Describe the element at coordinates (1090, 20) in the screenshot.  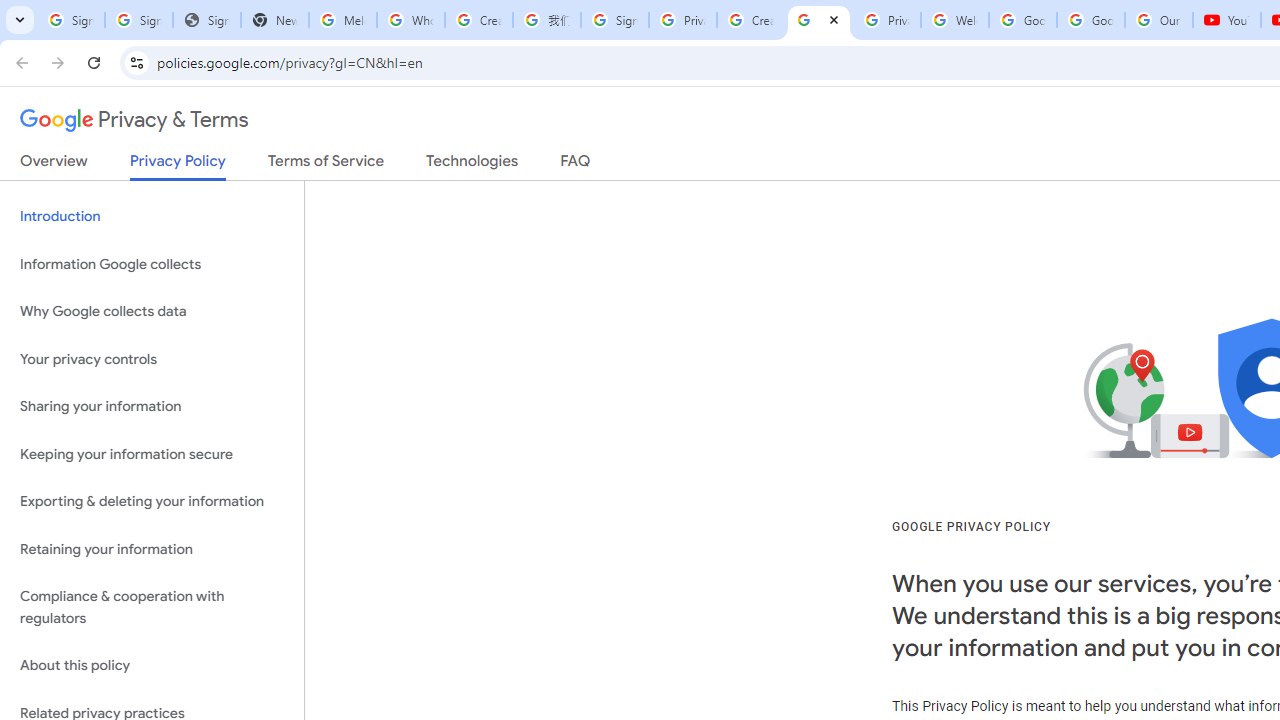
I see `'Google Account'` at that location.